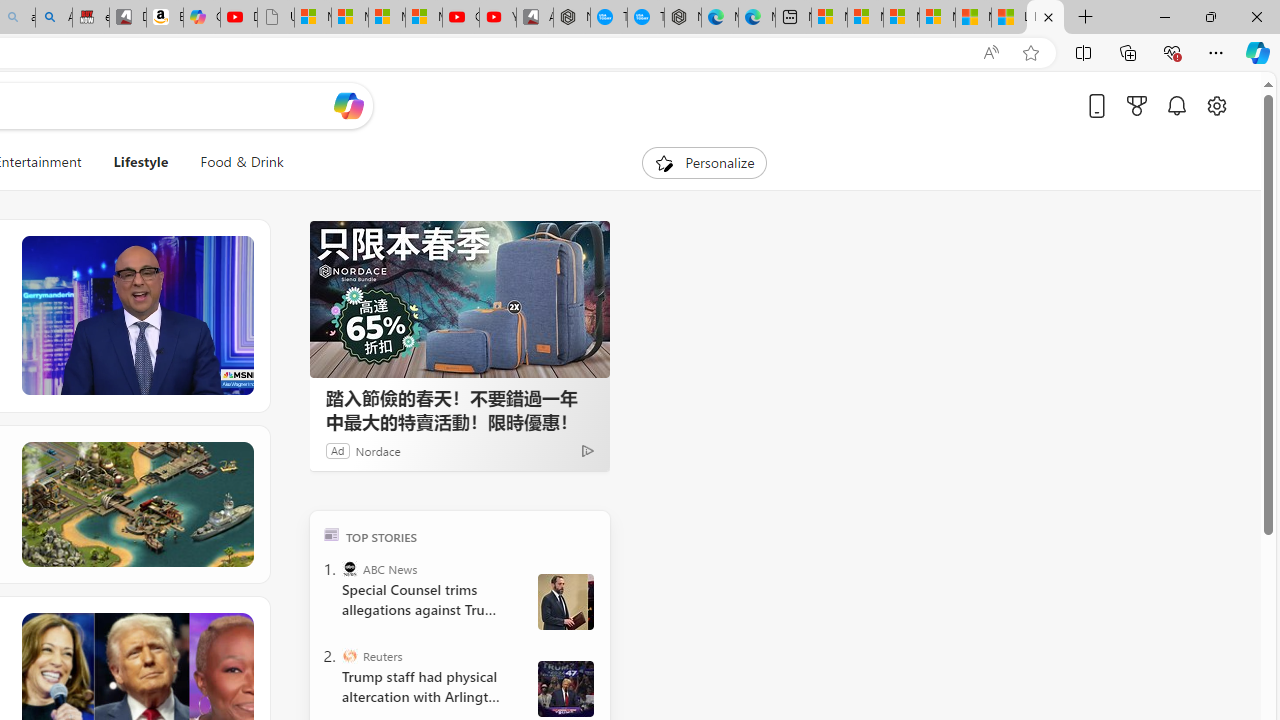 This screenshot has height=720, width=1280. I want to click on 'TOP', so click(332, 533).